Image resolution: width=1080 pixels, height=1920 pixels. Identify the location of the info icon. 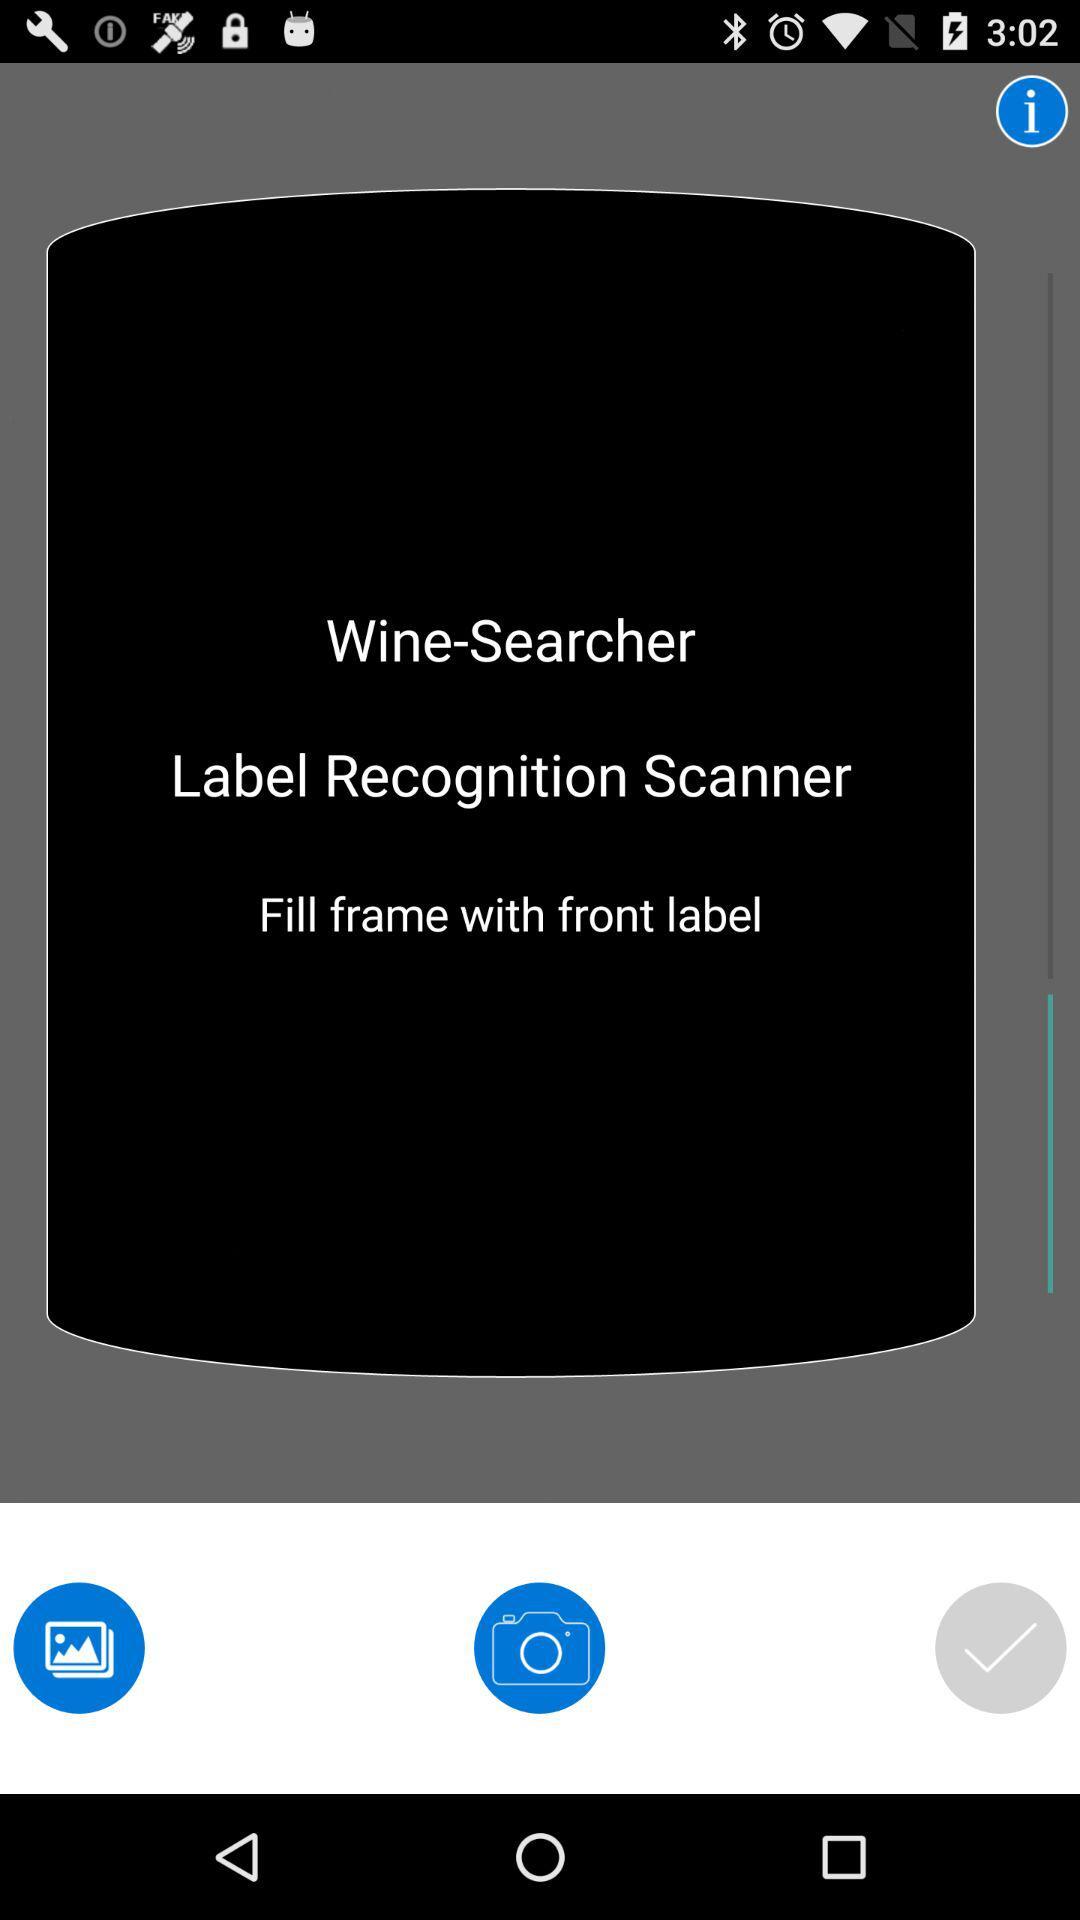
(1032, 117).